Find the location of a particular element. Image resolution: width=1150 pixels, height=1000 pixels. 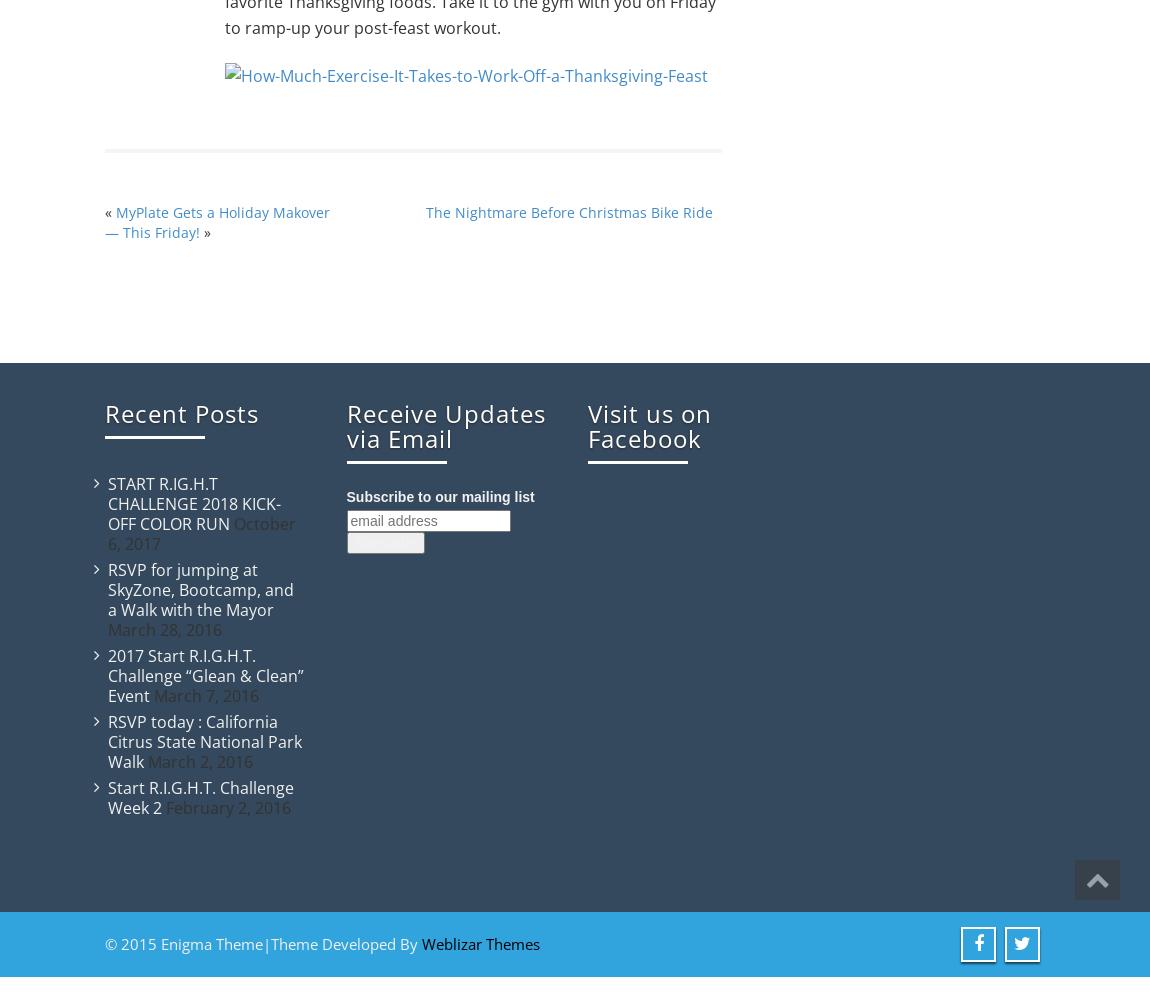

'START R.IG.H.T CHALLENGE 2018 KICK-OFF COLOR RUN' is located at coordinates (193, 504).